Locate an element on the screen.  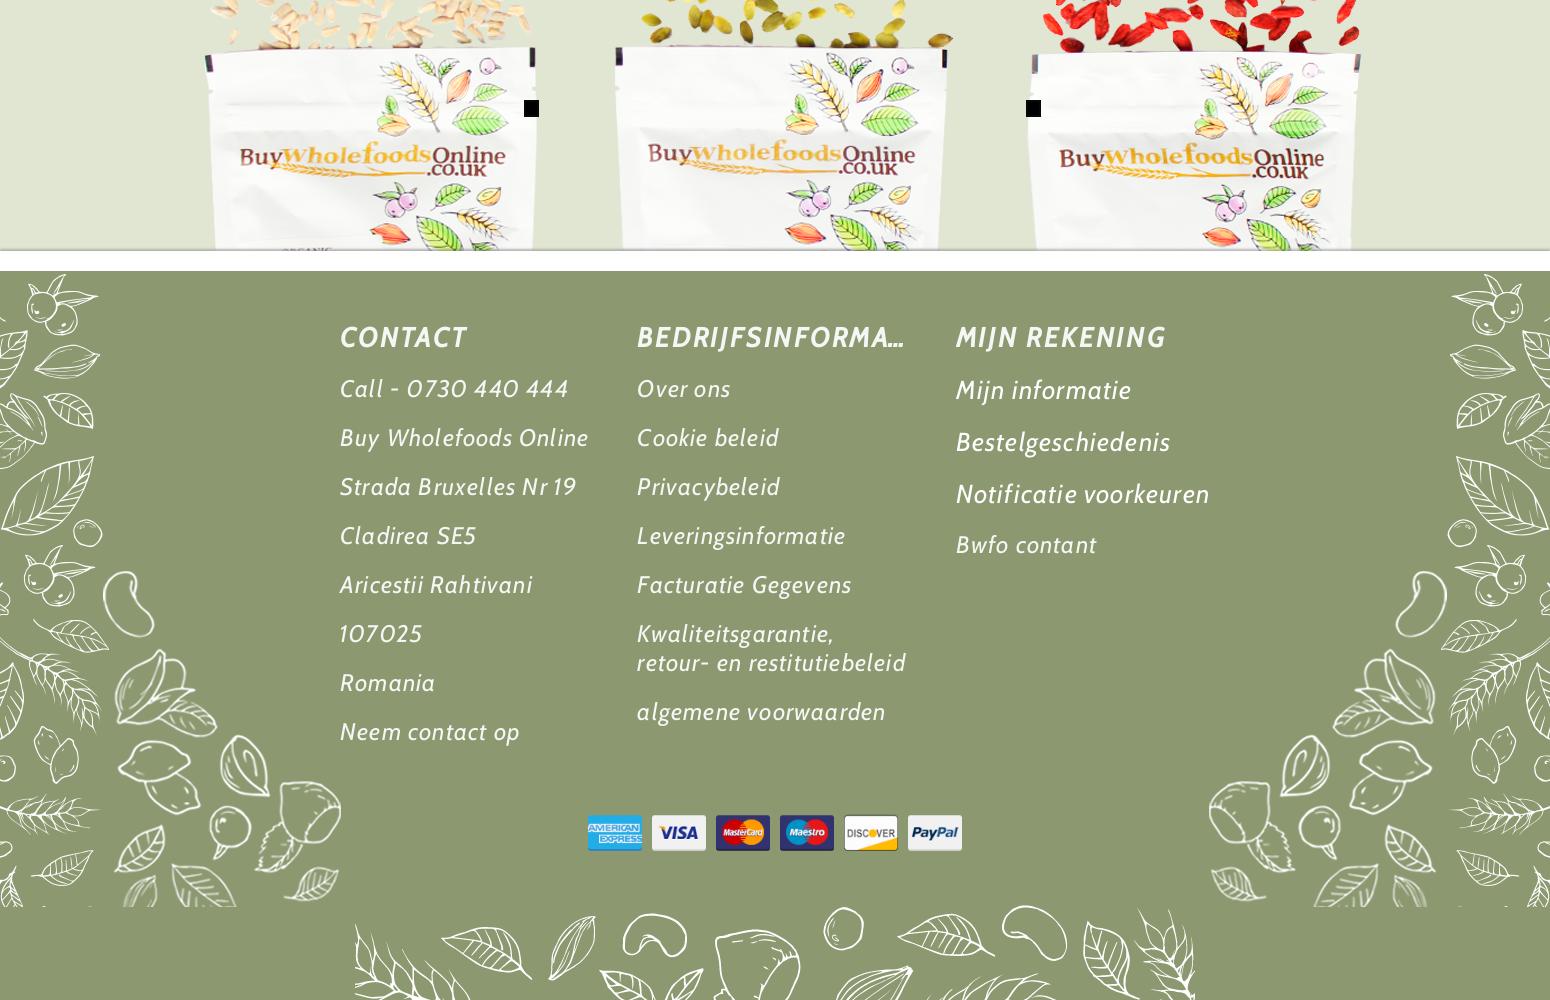
'Bestelgeschiedenis' is located at coordinates (1062, 441).